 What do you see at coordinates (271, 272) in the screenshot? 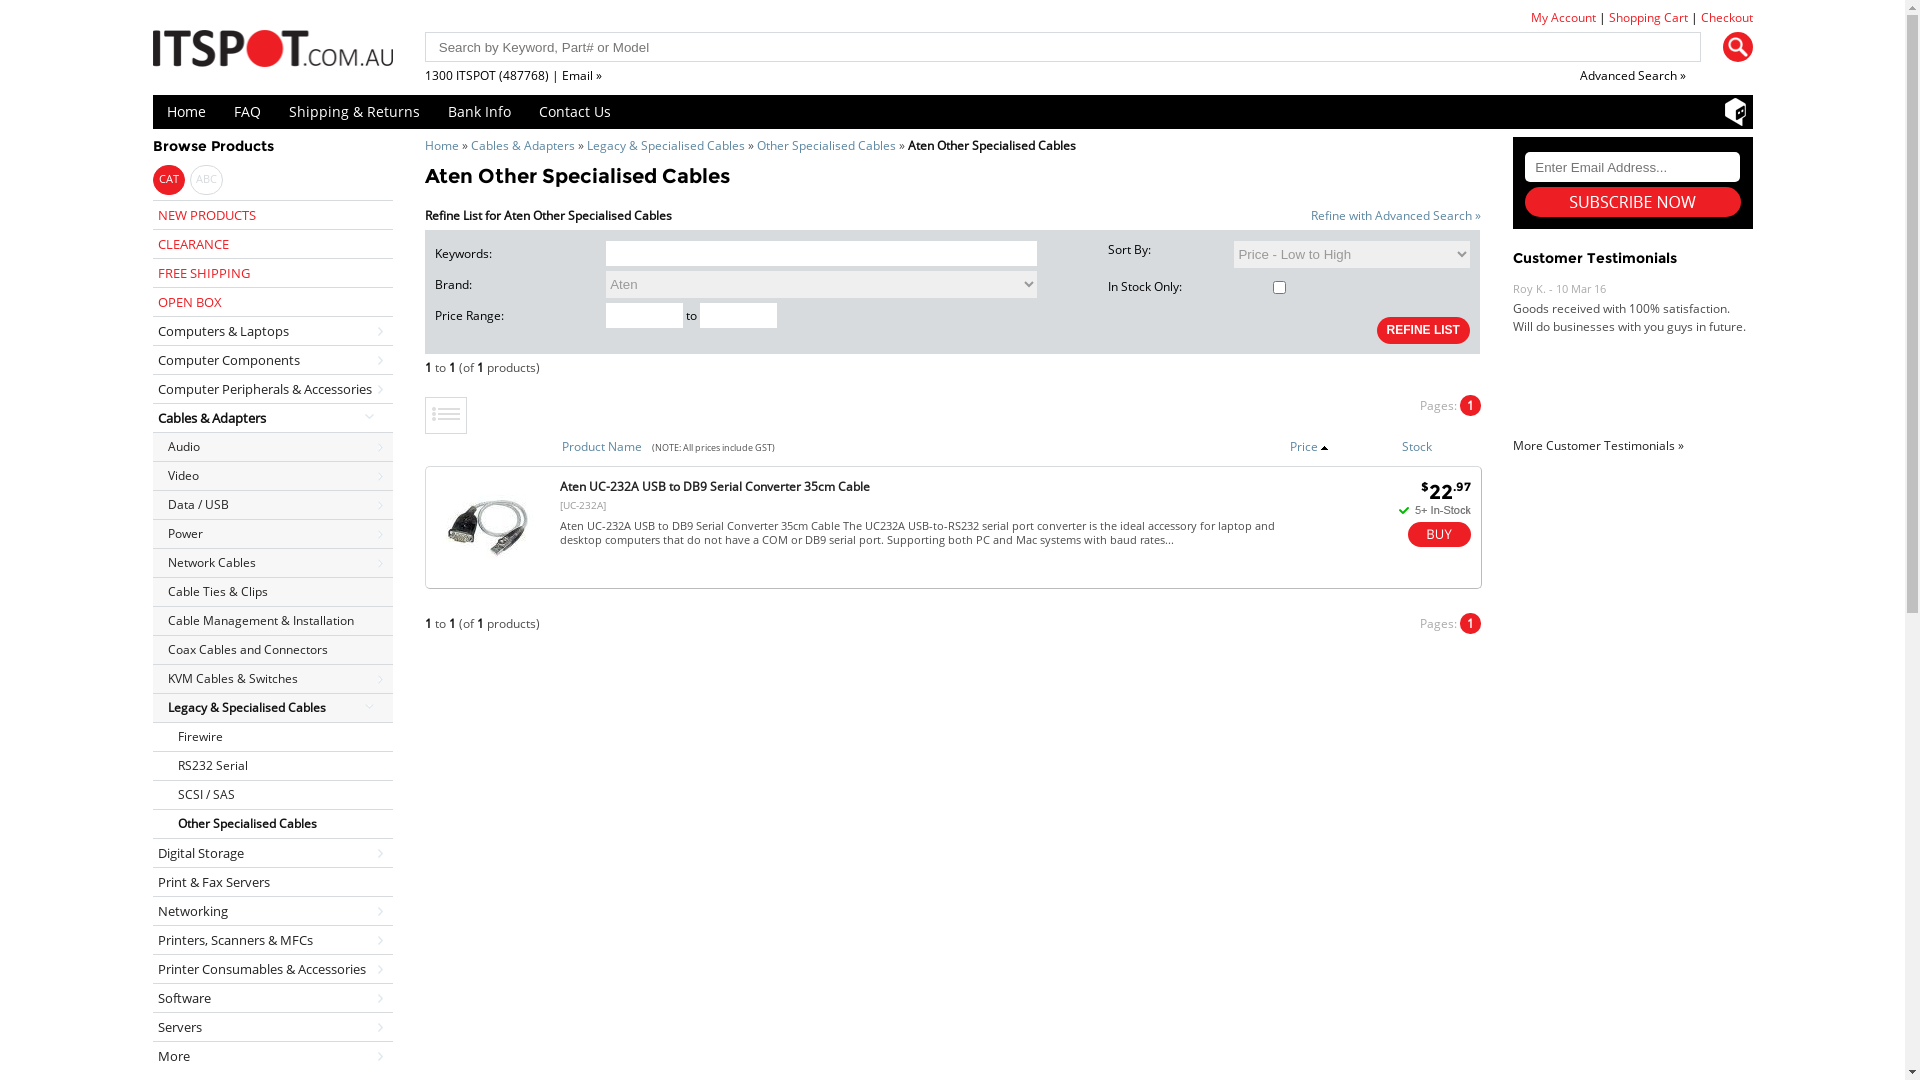
I see `'FREE SHIPPING'` at bounding box center [271, 272].